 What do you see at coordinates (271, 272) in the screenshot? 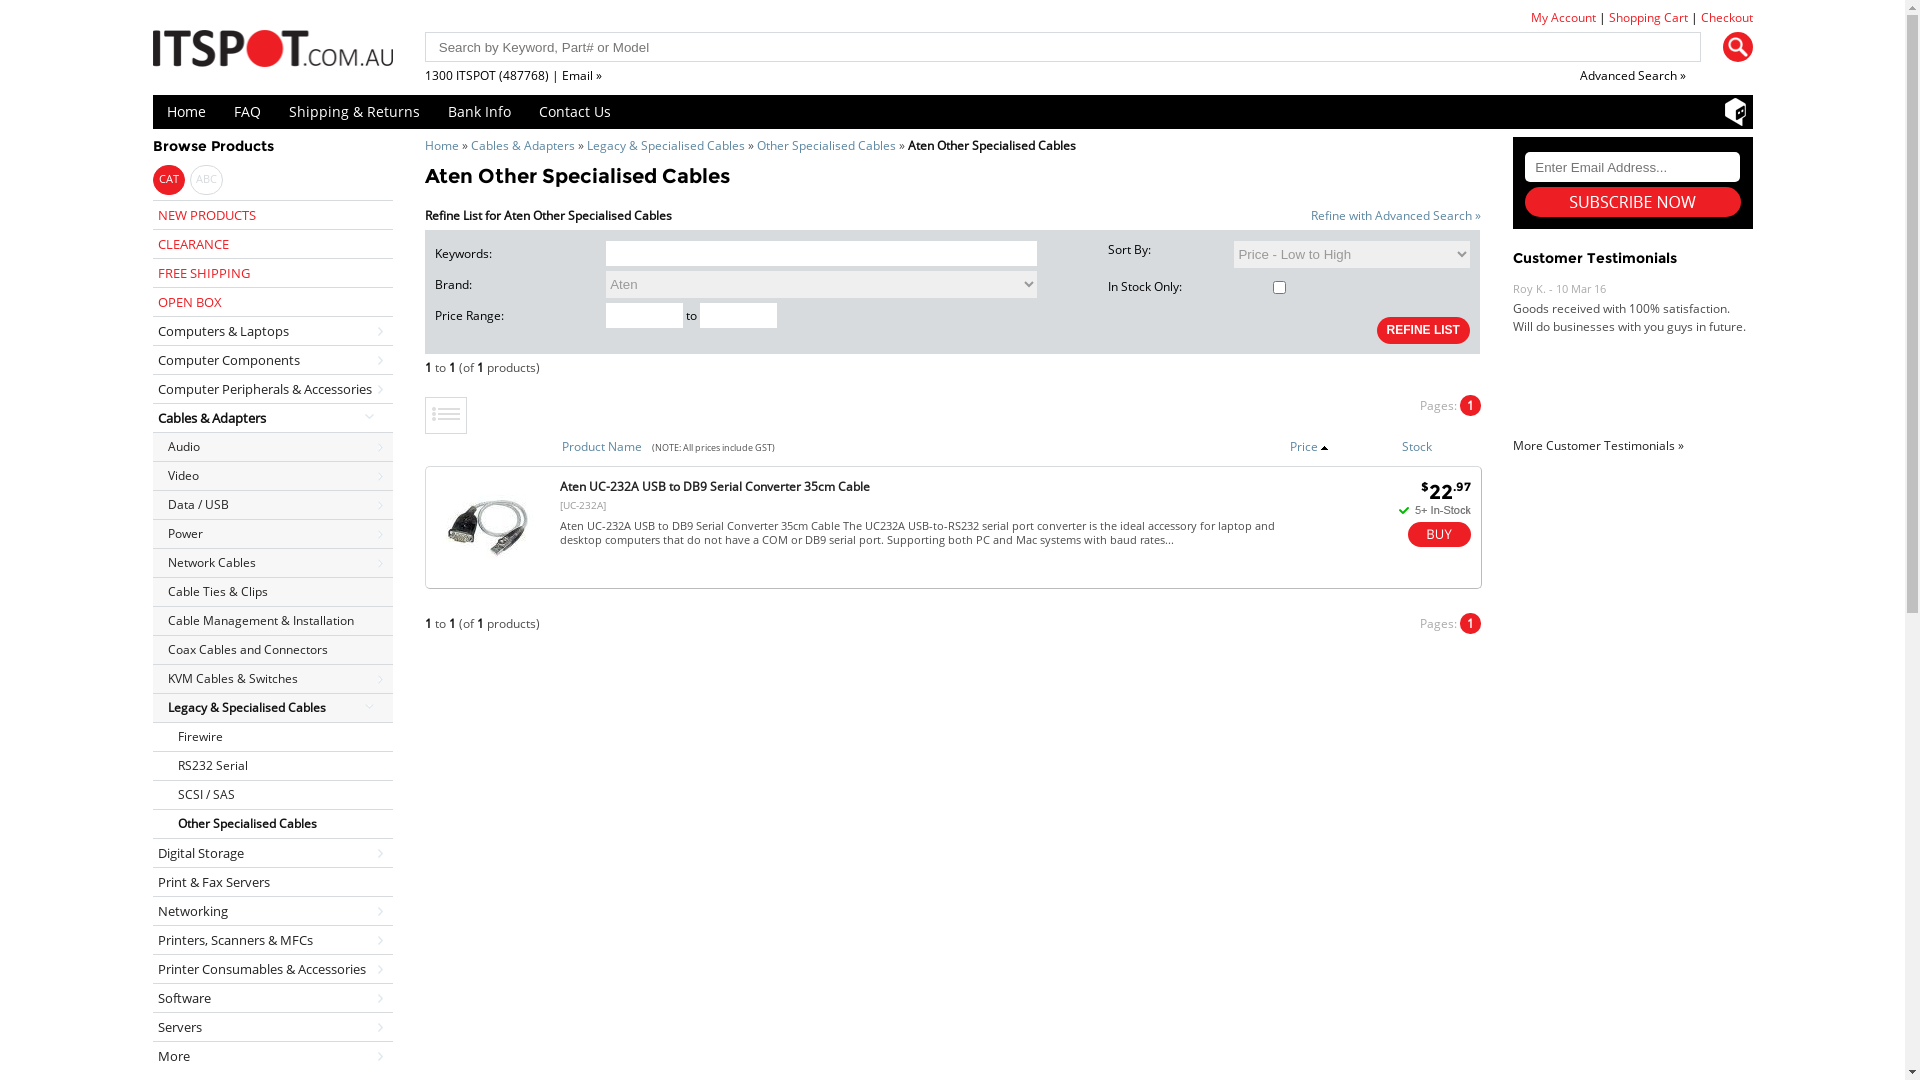
I see `'FREE SHIPPING'` at bounding box center [271, 272].